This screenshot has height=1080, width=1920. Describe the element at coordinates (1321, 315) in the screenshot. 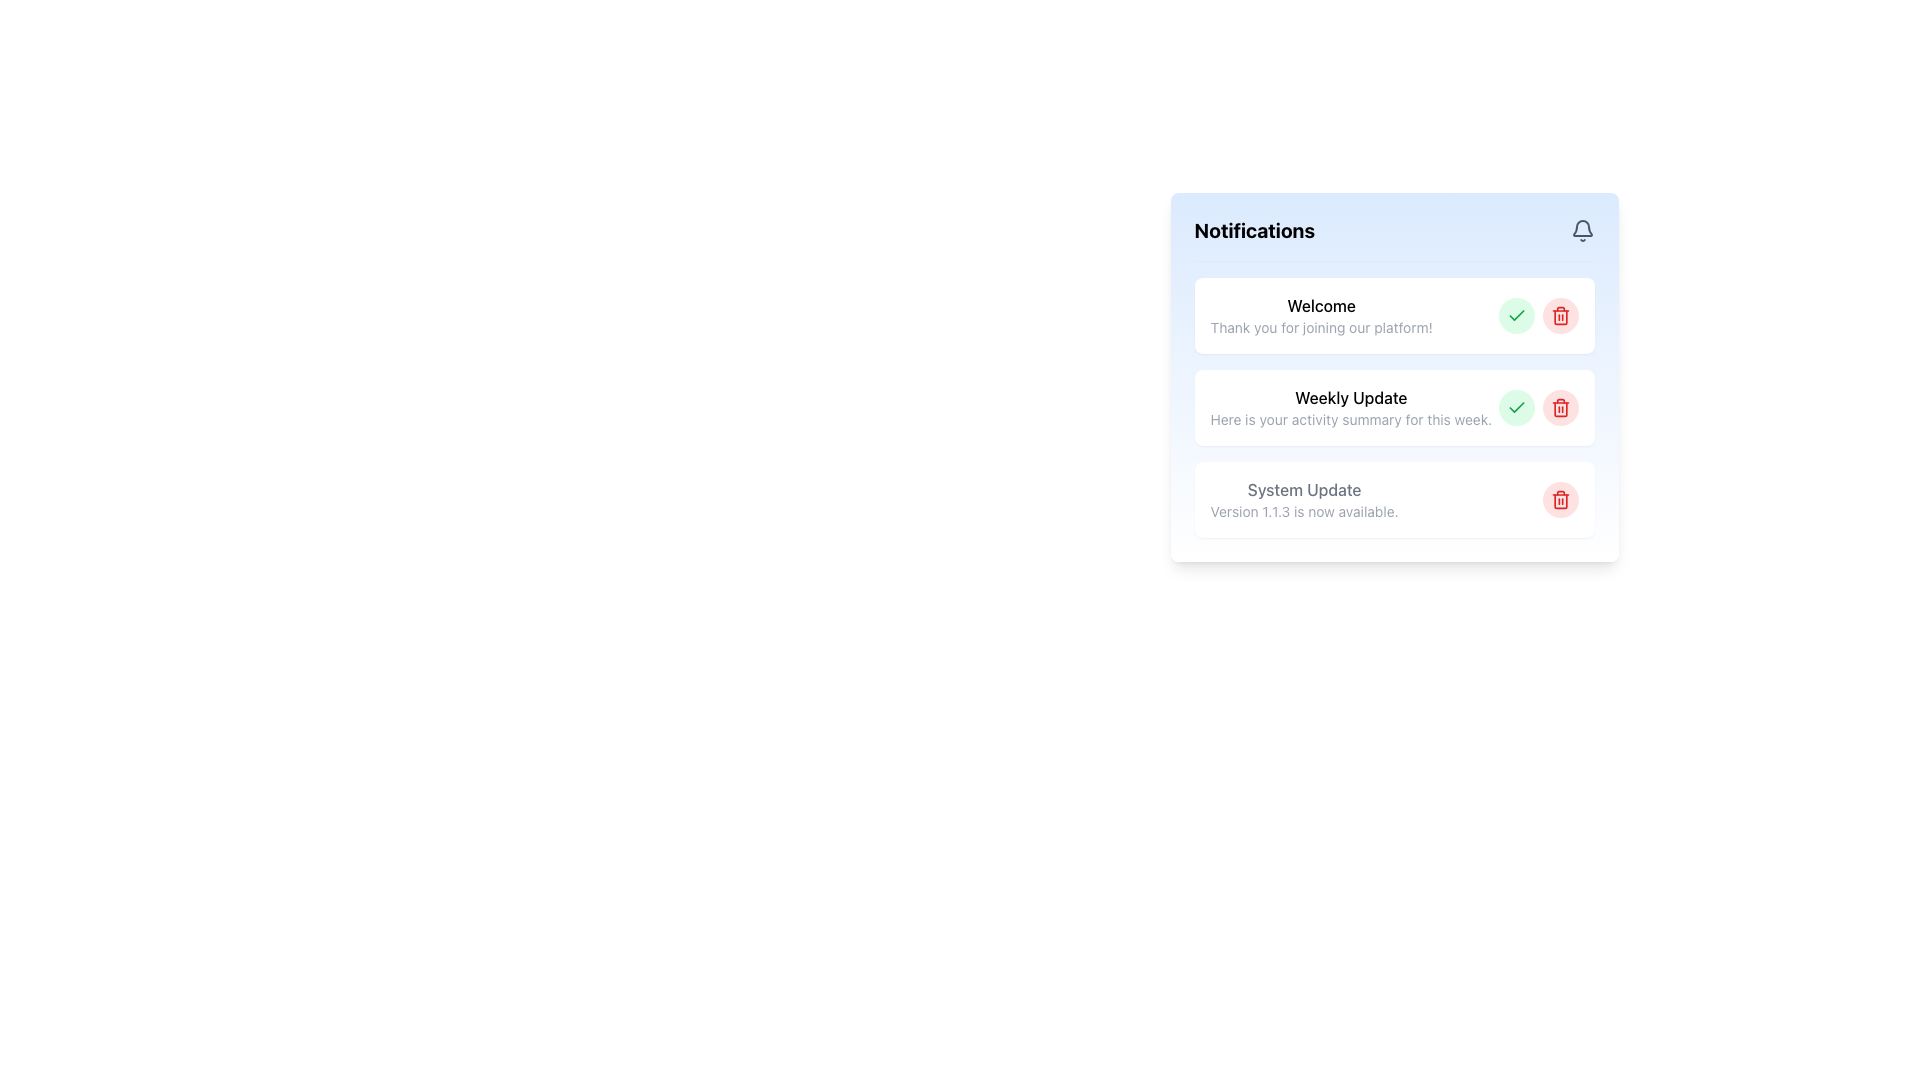

I see `the 'Welcome' text block in the Notifications section, which contains a bold welcome message and a subtitle in a lighter gray font` at that location.